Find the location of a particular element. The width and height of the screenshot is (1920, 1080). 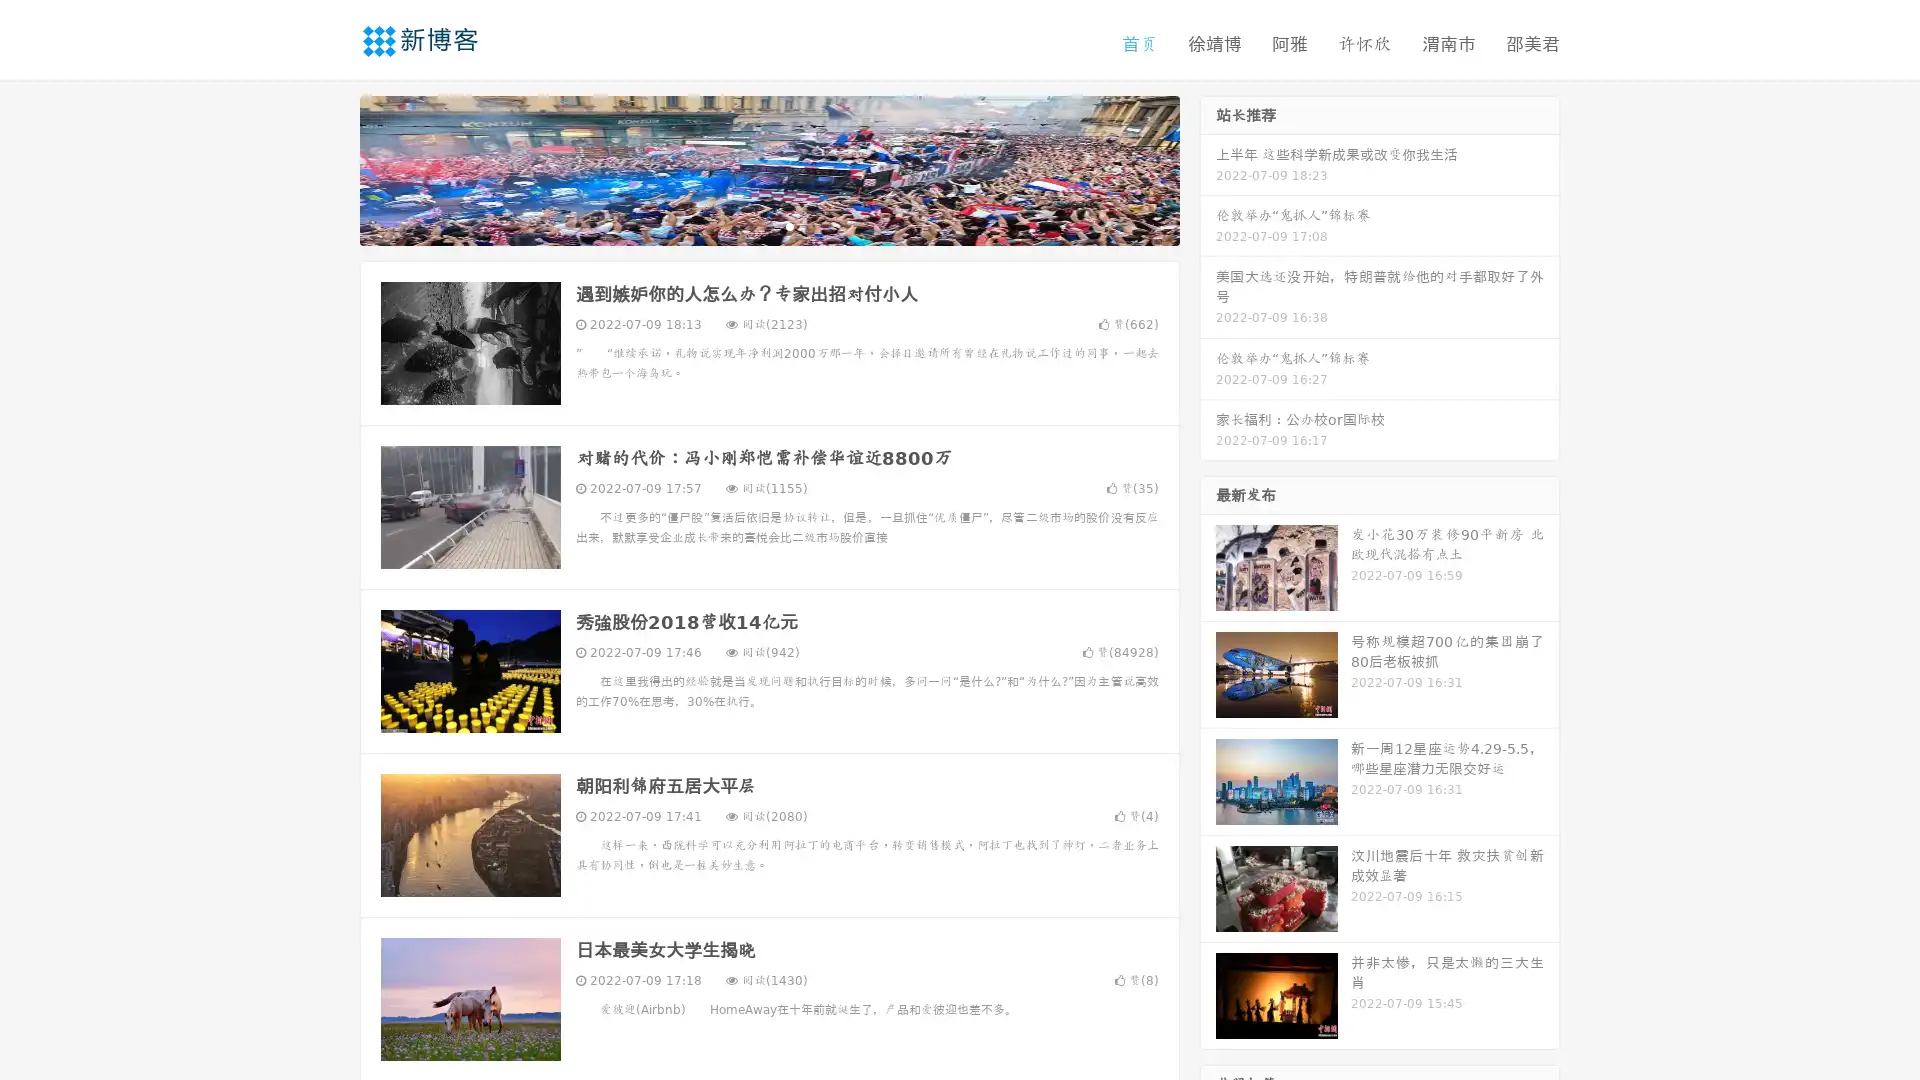

Go to slide 3 is located at coordinates (789, 225).